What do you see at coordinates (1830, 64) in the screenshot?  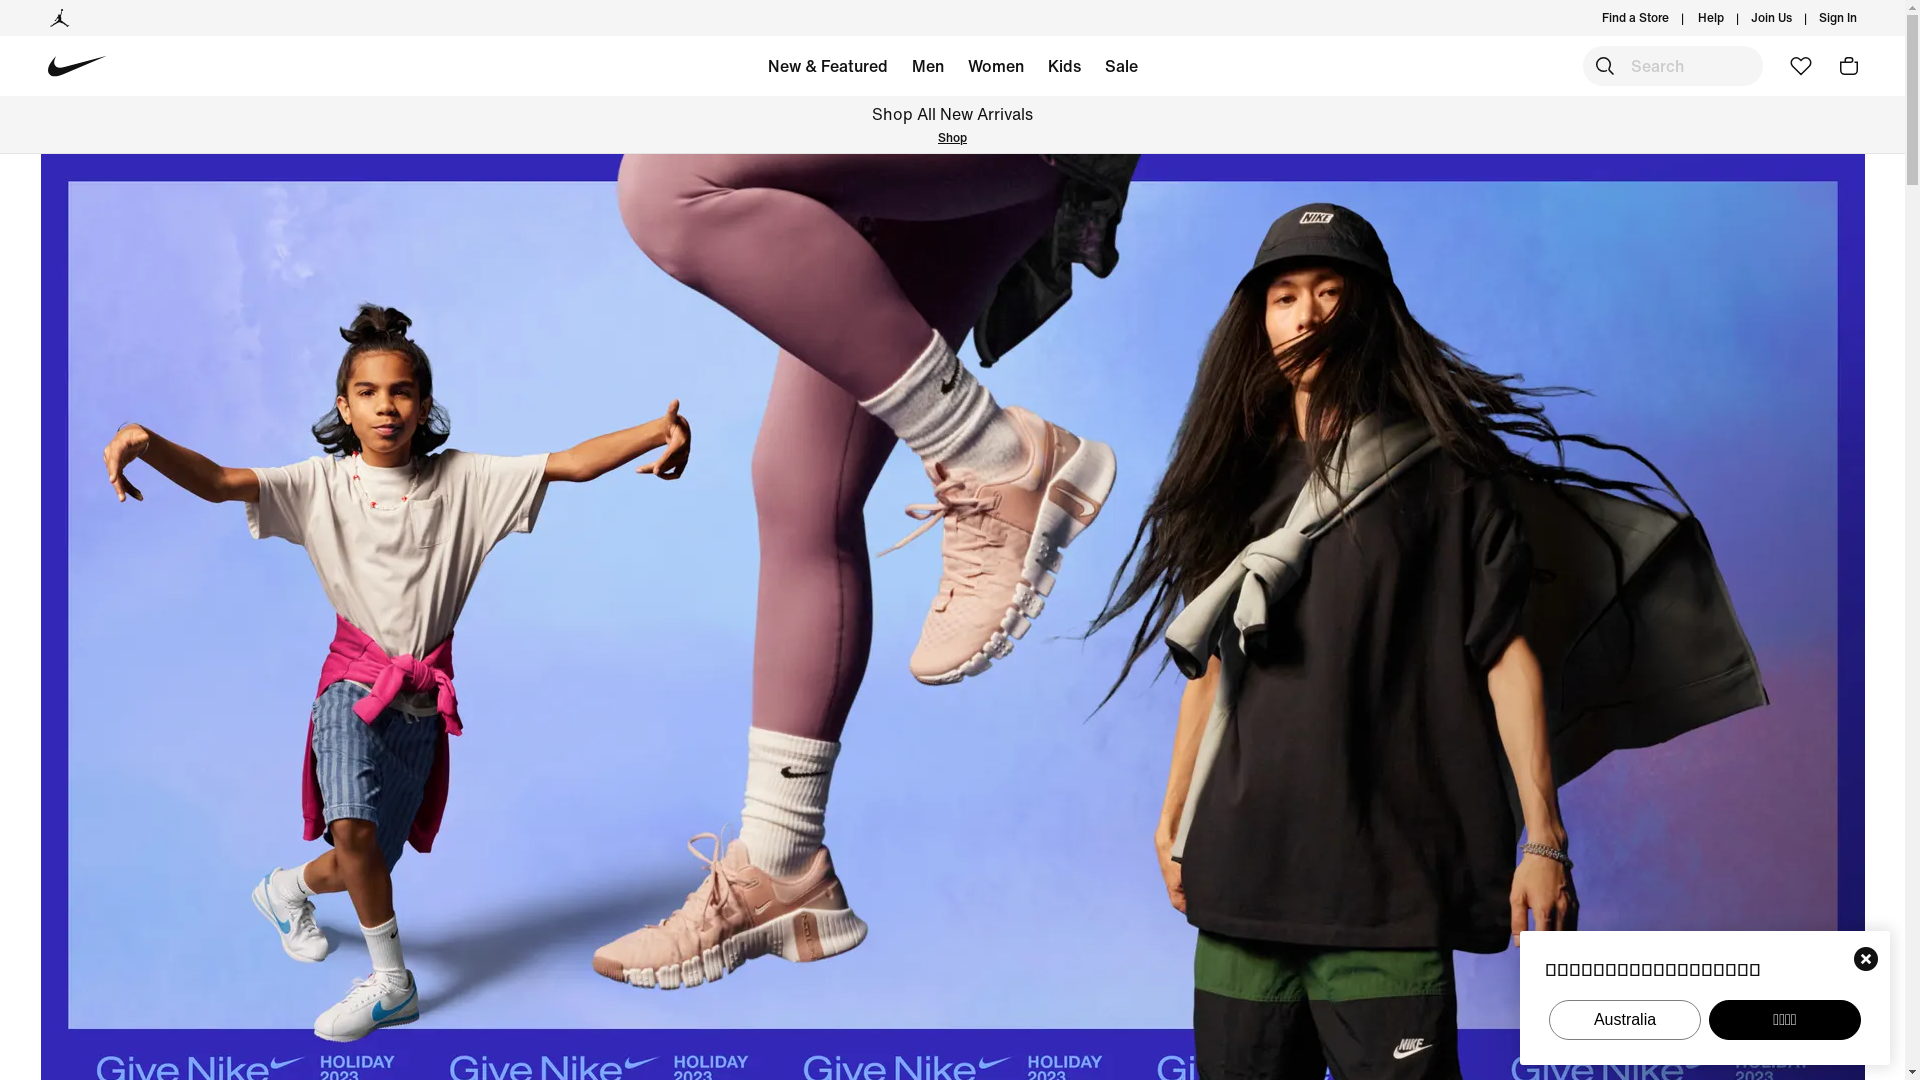 I see `'Bag Items: 0'` at bounding box center [1830, 64].